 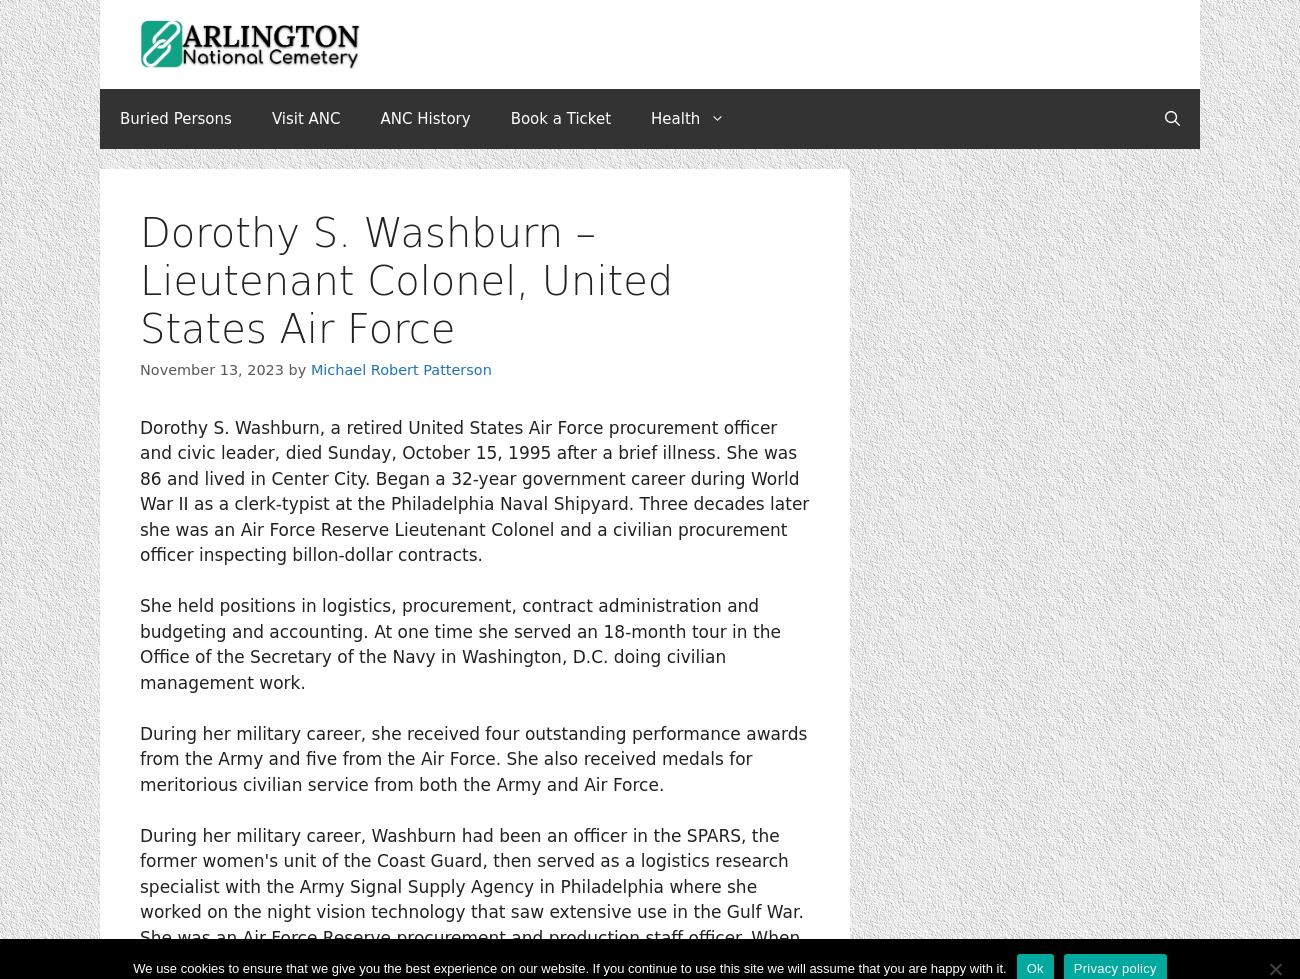 I want to click on 'by', so click(x=299, y=369).